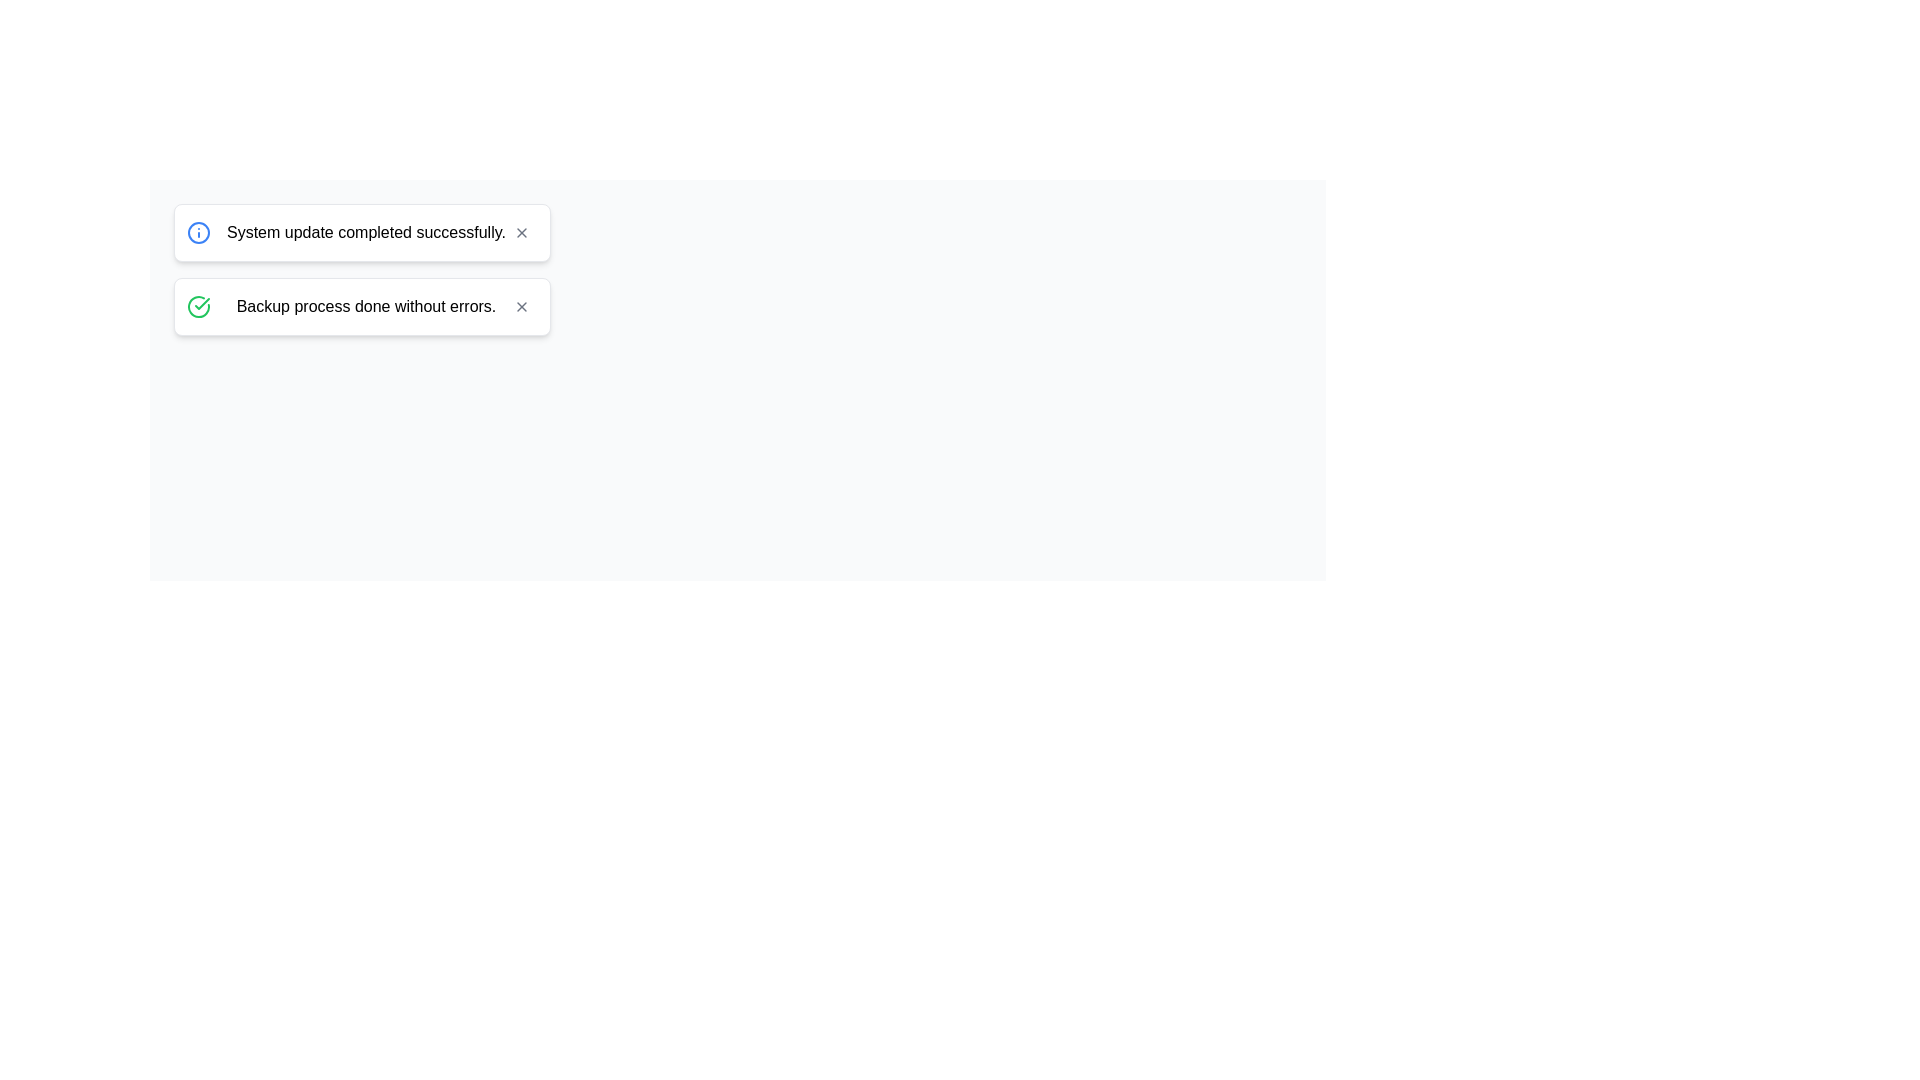 This screenshot has width=1920, height=1080. What do you see at coordinates (521, 307) in the screenshot?
I see `the Icon Button located at the top-right corner of the notification card, adjacent to the text 'Backup process done without errors.'` at bounding box center [521, 307].